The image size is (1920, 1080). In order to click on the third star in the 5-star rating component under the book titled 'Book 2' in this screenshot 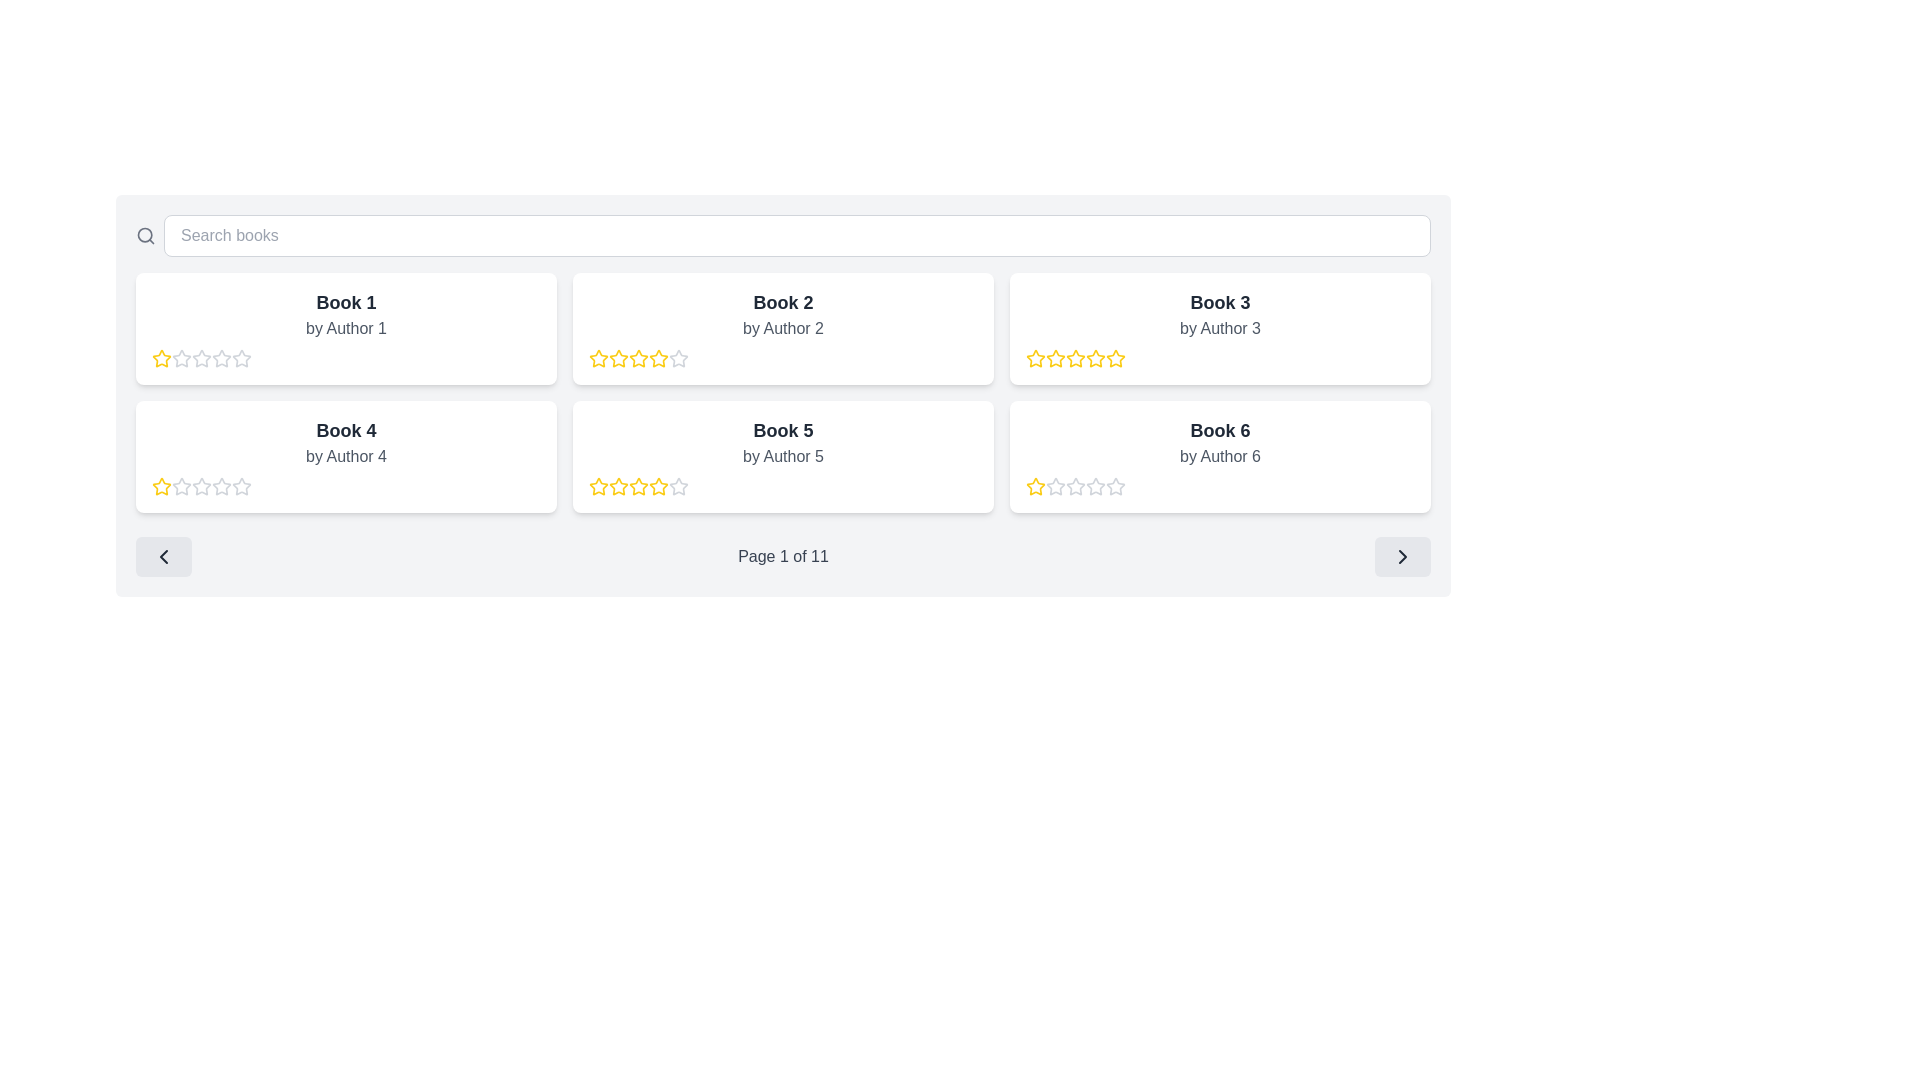, I will do `click(678, 357)`.